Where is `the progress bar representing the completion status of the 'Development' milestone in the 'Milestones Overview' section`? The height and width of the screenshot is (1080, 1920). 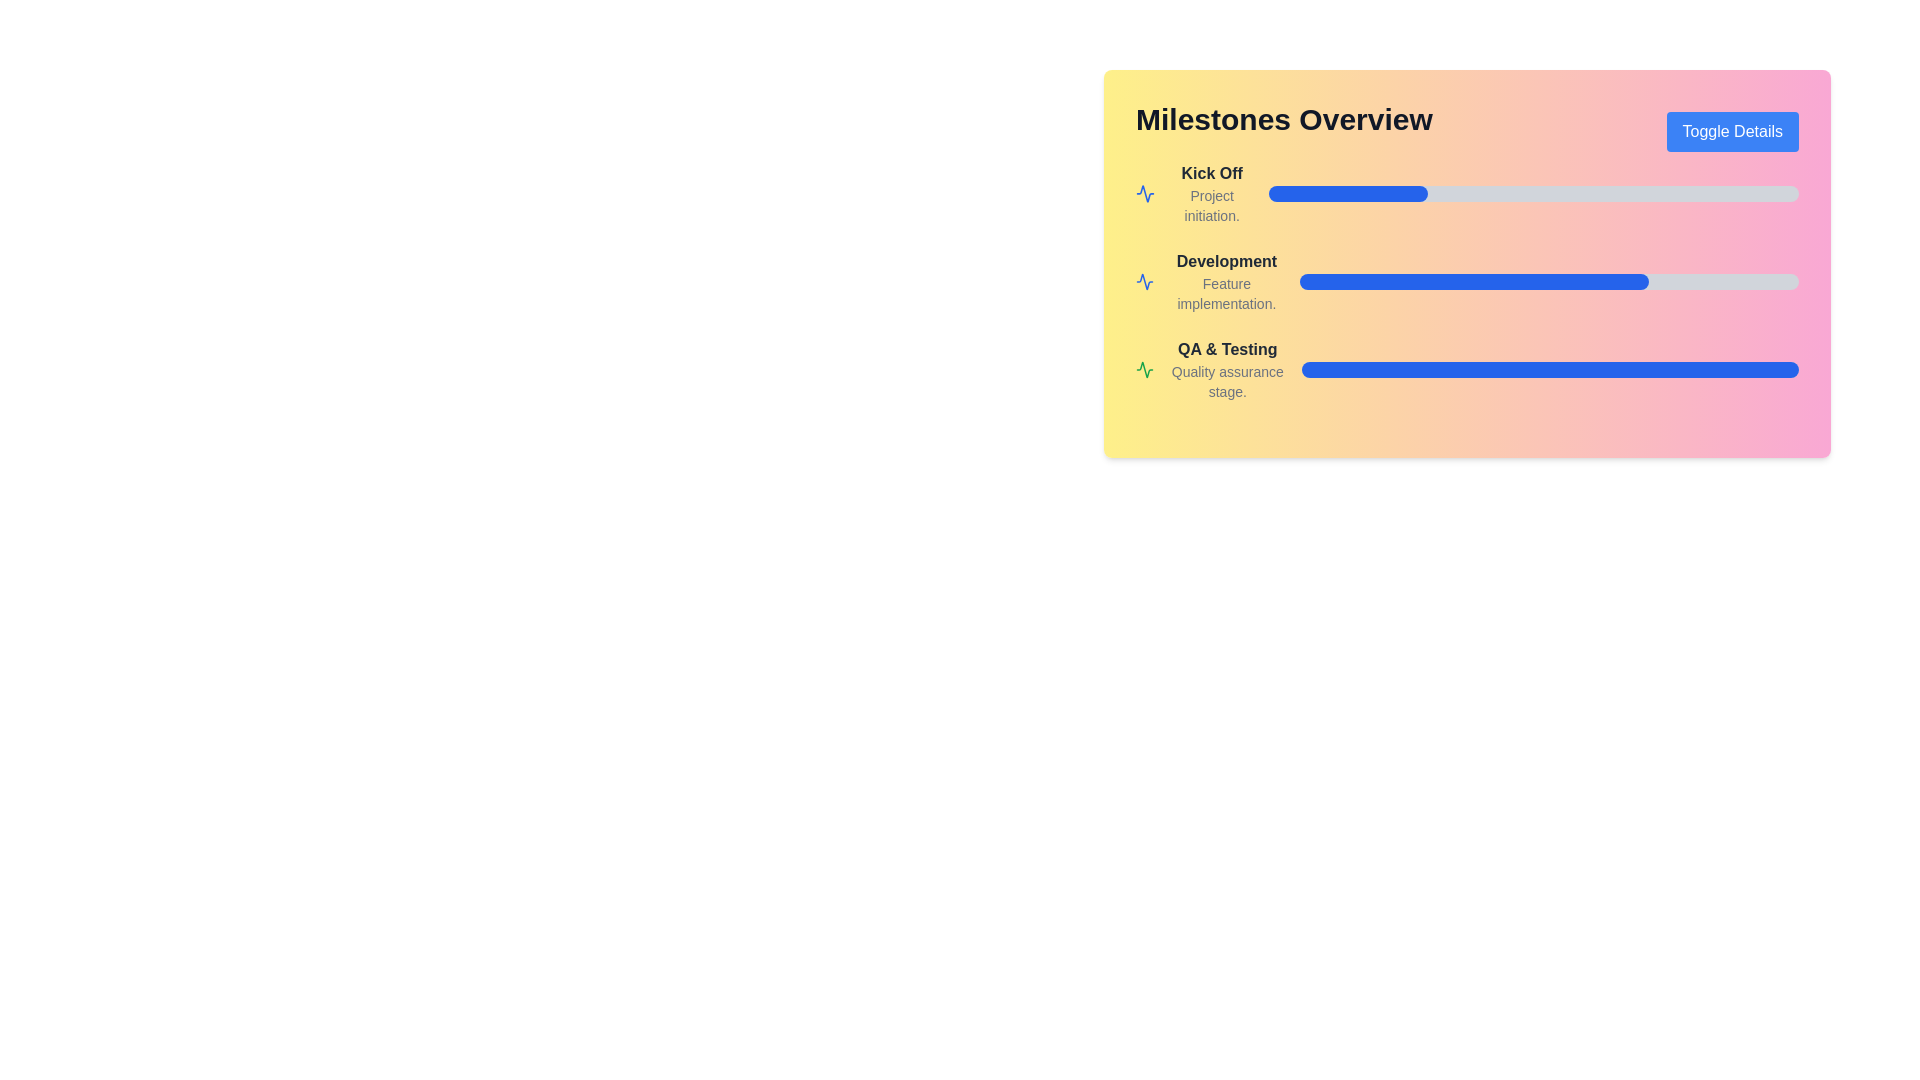
the progress bar representing the completion status of the 'Development' milestone in the 'Milestones Overview' section is located at coordinates (1467, 281).